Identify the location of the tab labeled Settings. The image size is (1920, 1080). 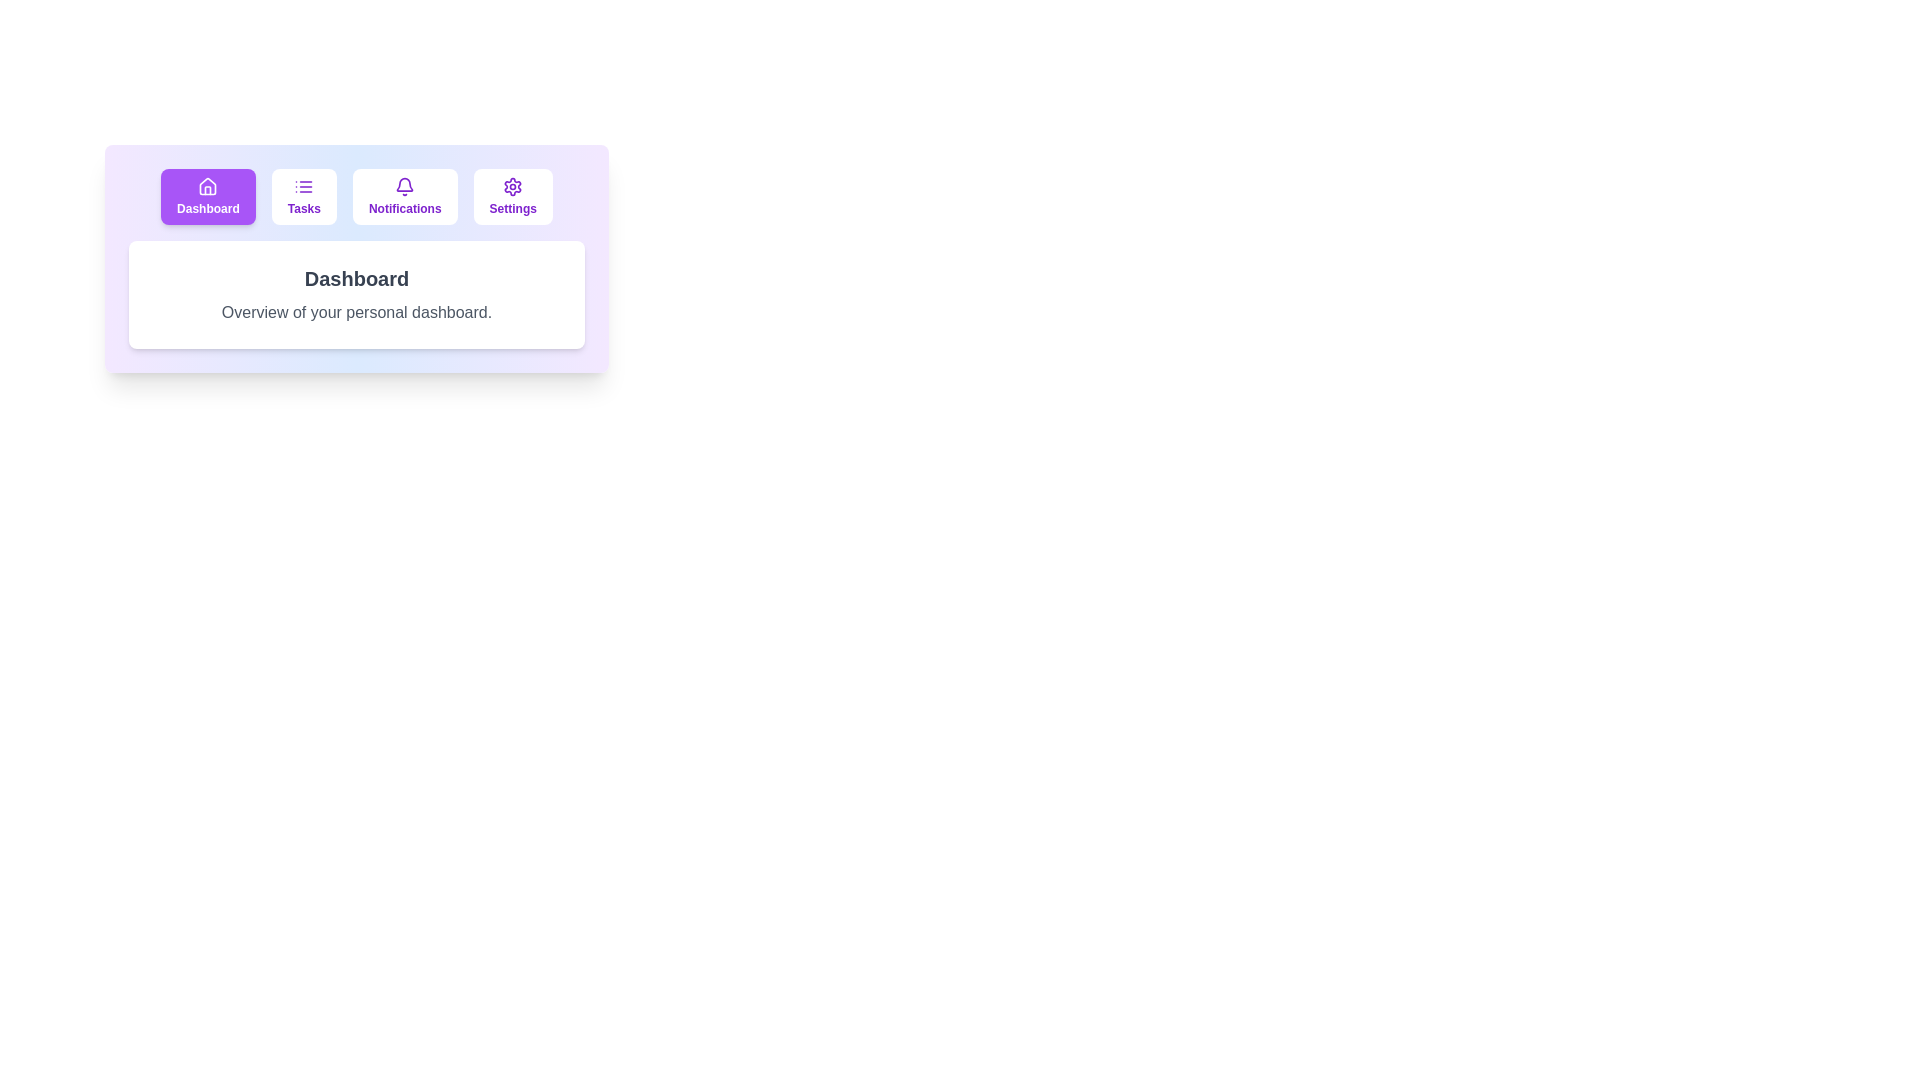
(513, 196).